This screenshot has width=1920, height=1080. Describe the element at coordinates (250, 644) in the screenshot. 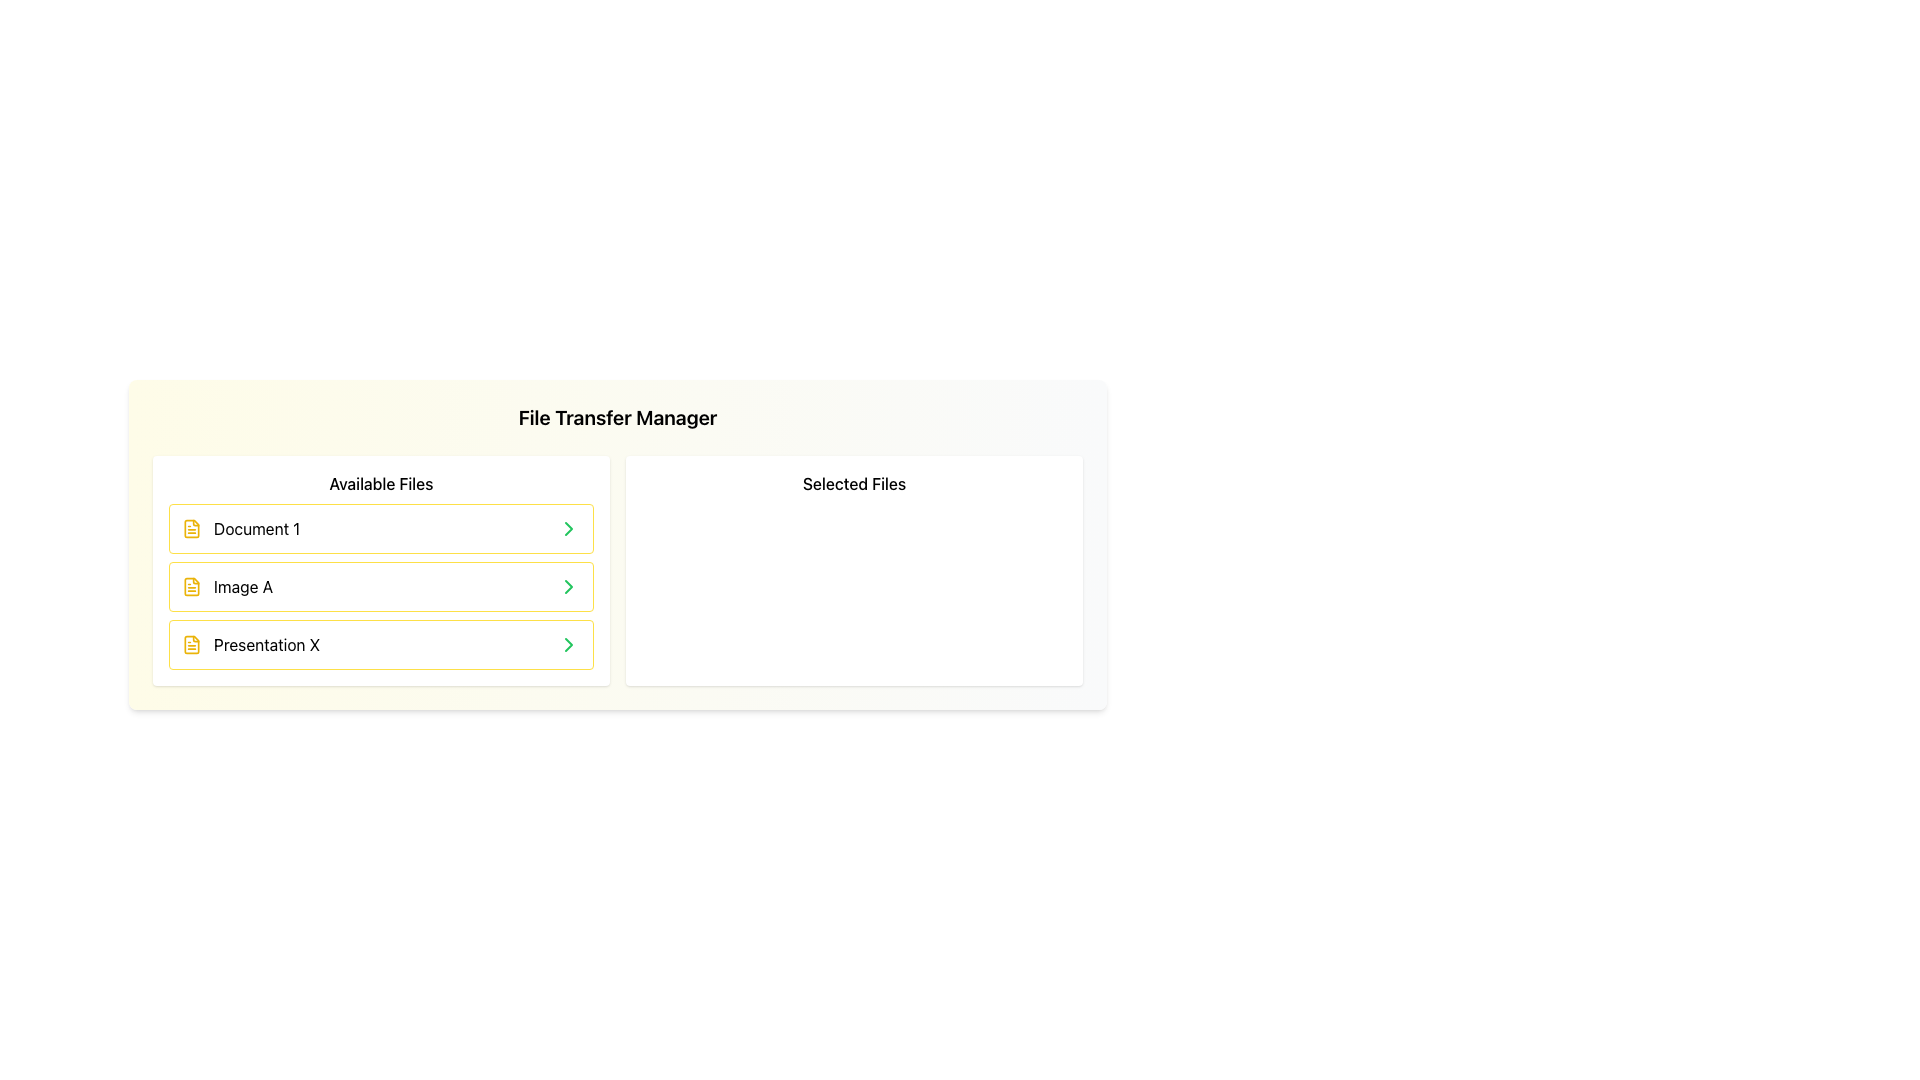

I see `the third list item in the 'Available Files' section that has the text 'Presentation X' and a yellow document icon` at that location.